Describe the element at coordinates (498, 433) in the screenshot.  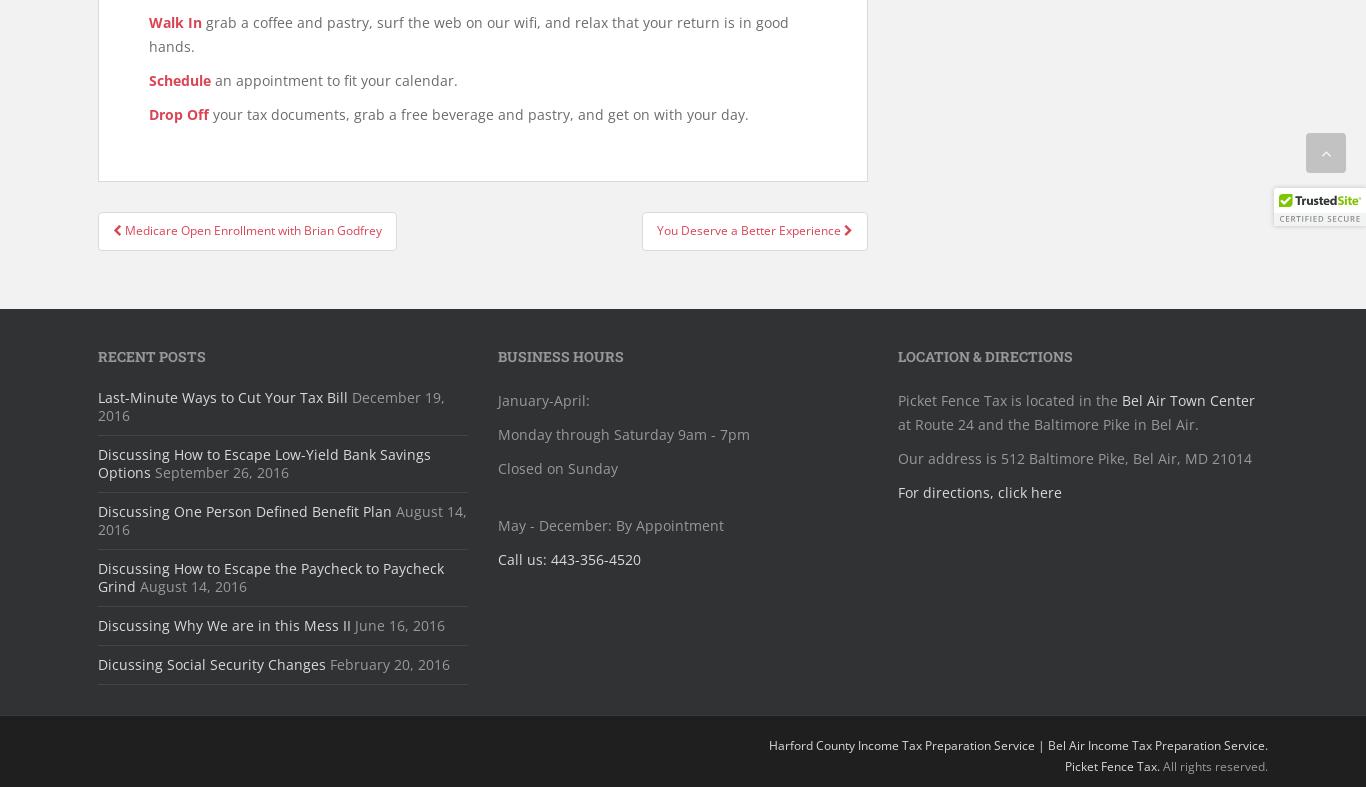
I see `'Monday through Saturday 9am - 7pm'` at that location.